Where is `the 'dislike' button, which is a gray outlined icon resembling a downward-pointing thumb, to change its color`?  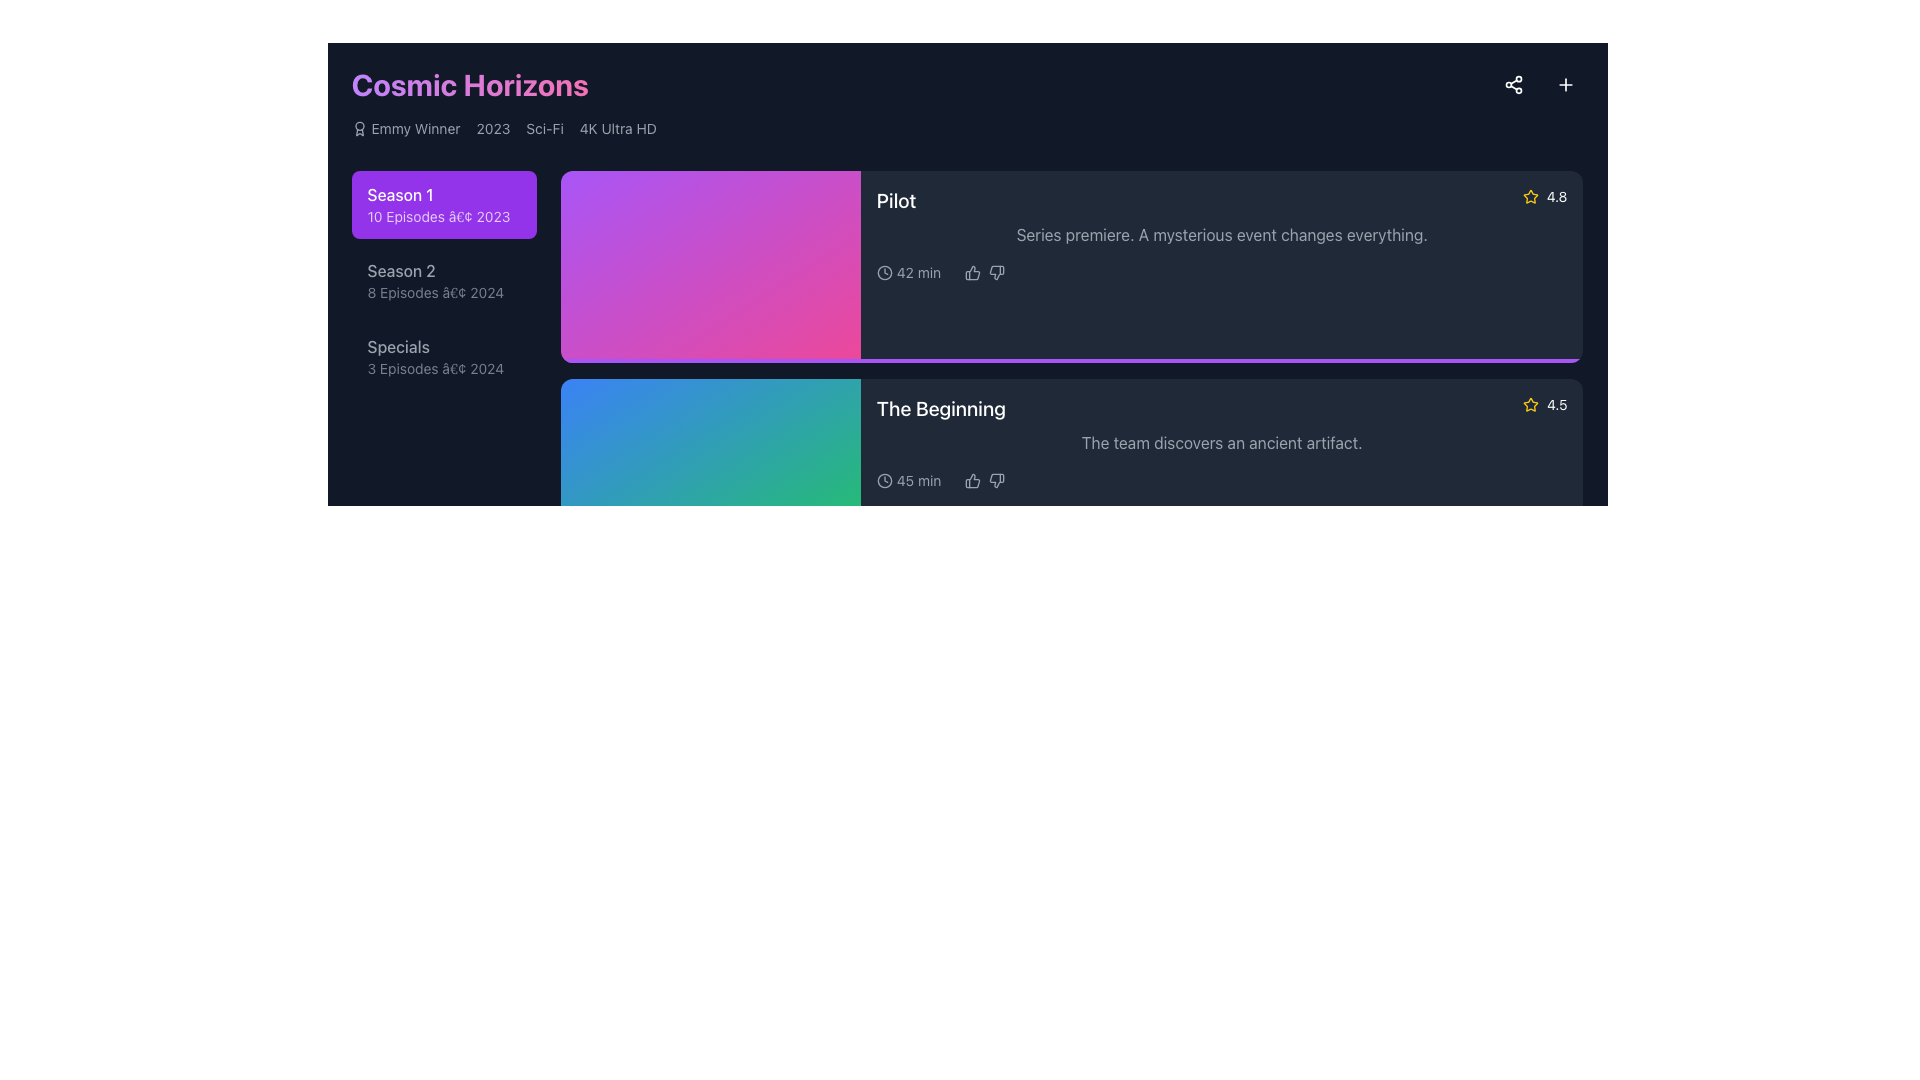 the 'dislike' button, which is a gray outlined icon resembling a downward-pointing thumb, to change its color is located at coordinates (997, 481).